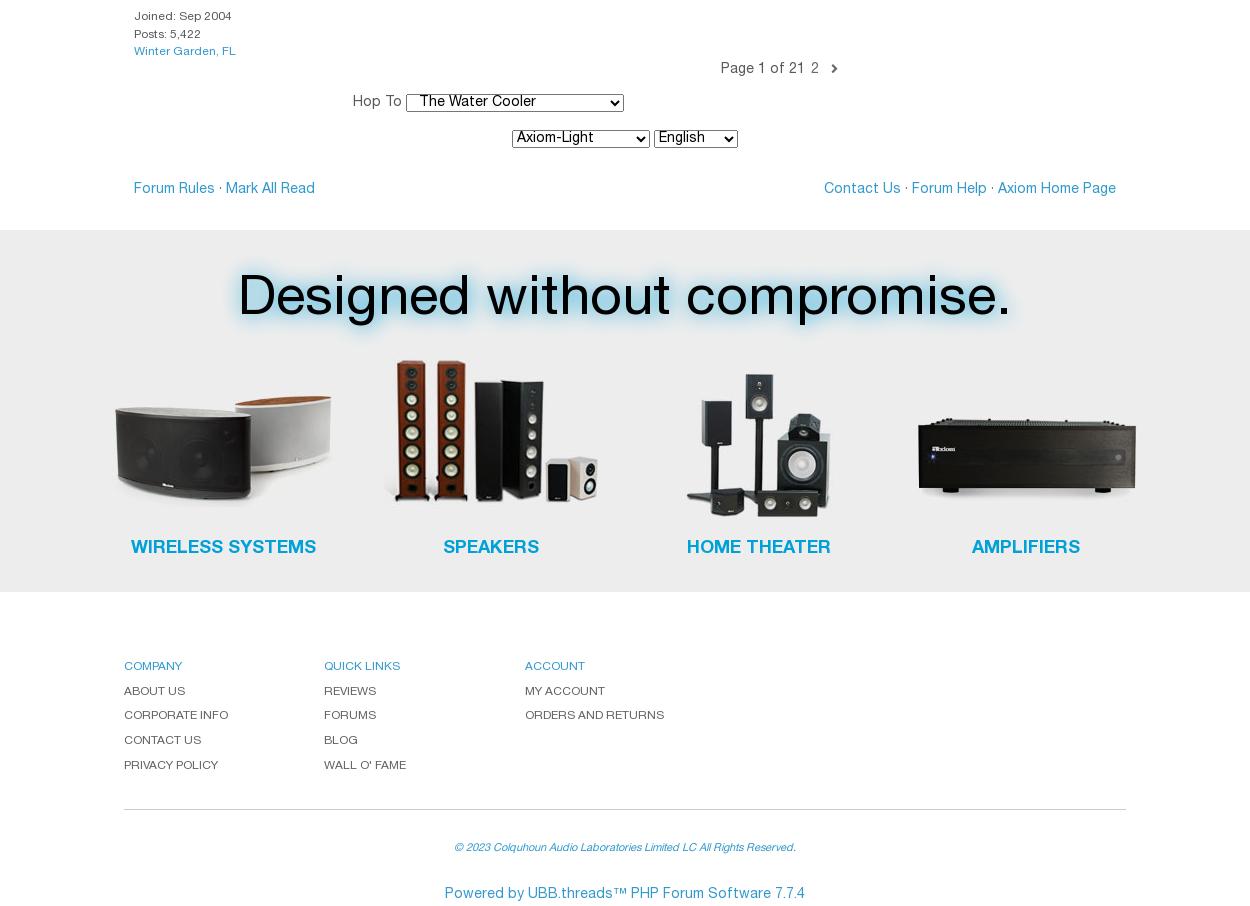 The image size is (1250, 906). I want to click on 'Joined:', so click(156, 16).